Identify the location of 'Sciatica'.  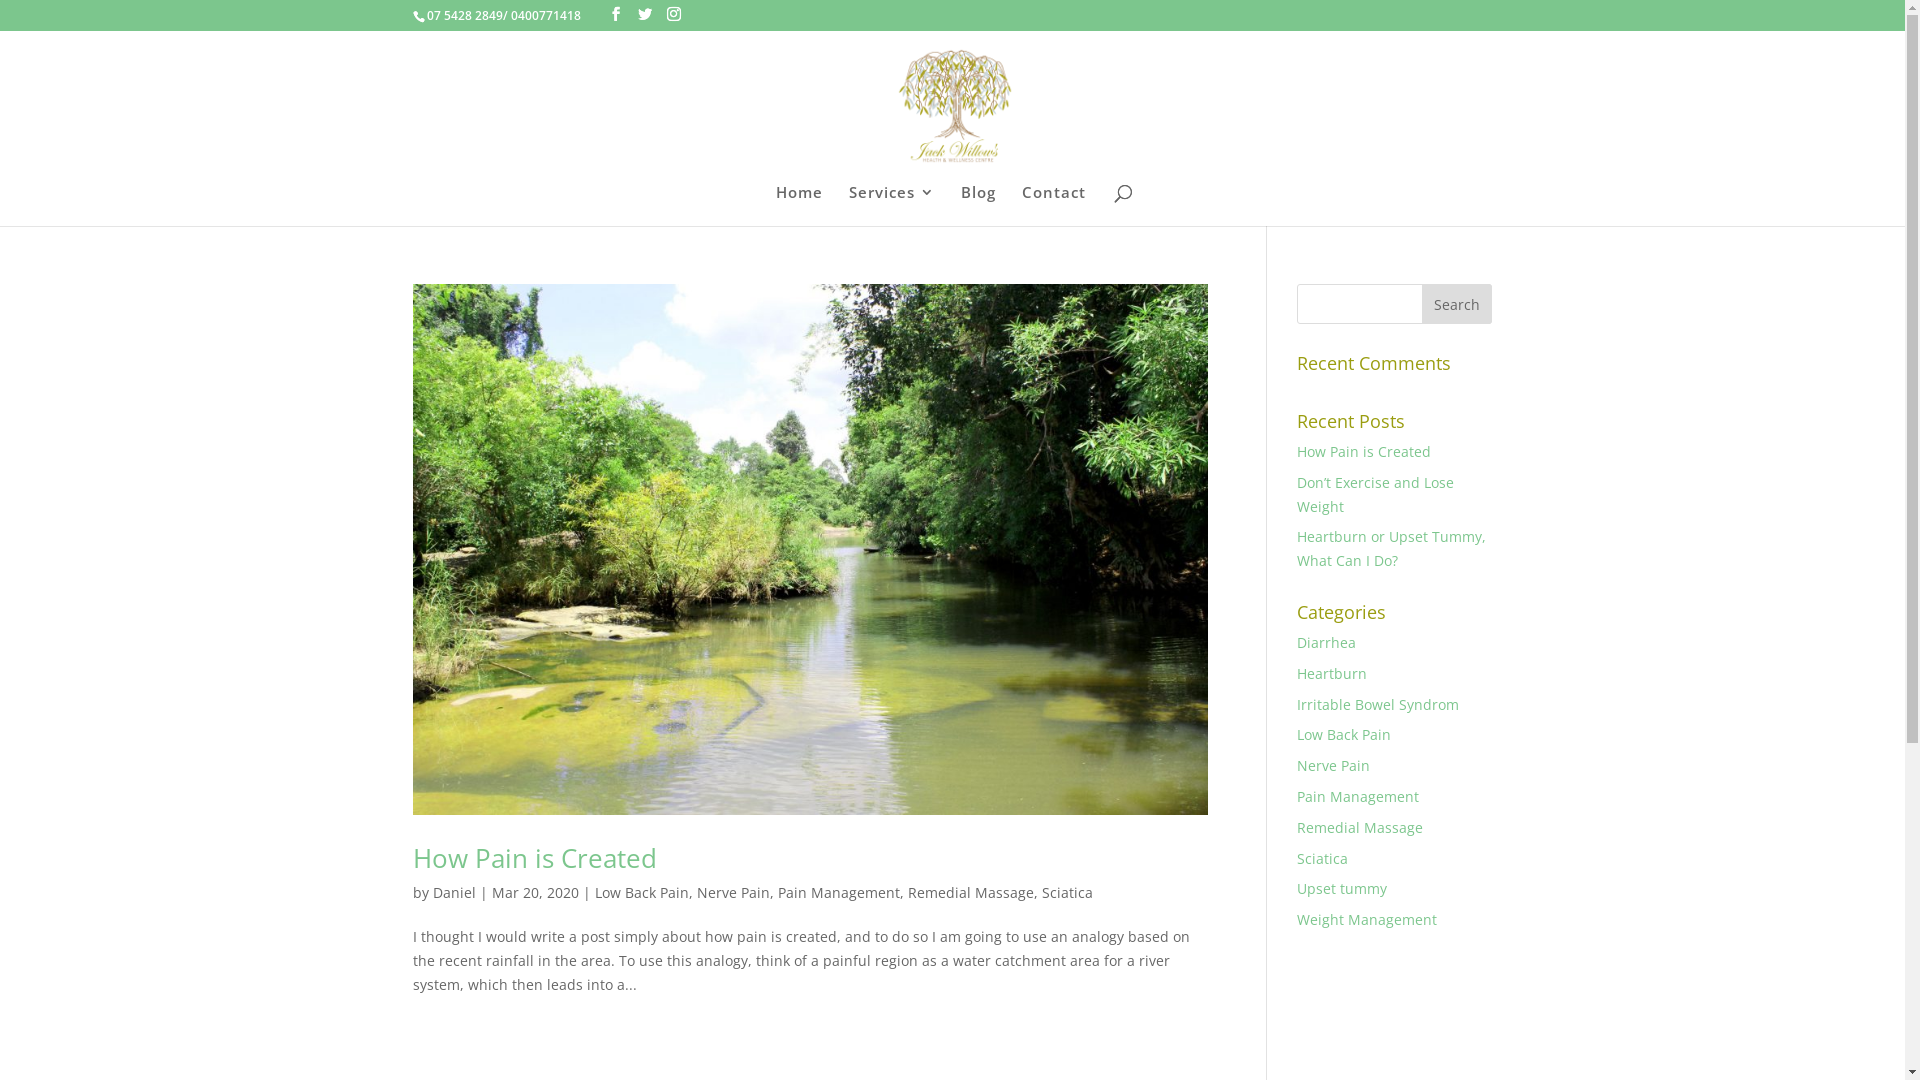
(1040, 891).